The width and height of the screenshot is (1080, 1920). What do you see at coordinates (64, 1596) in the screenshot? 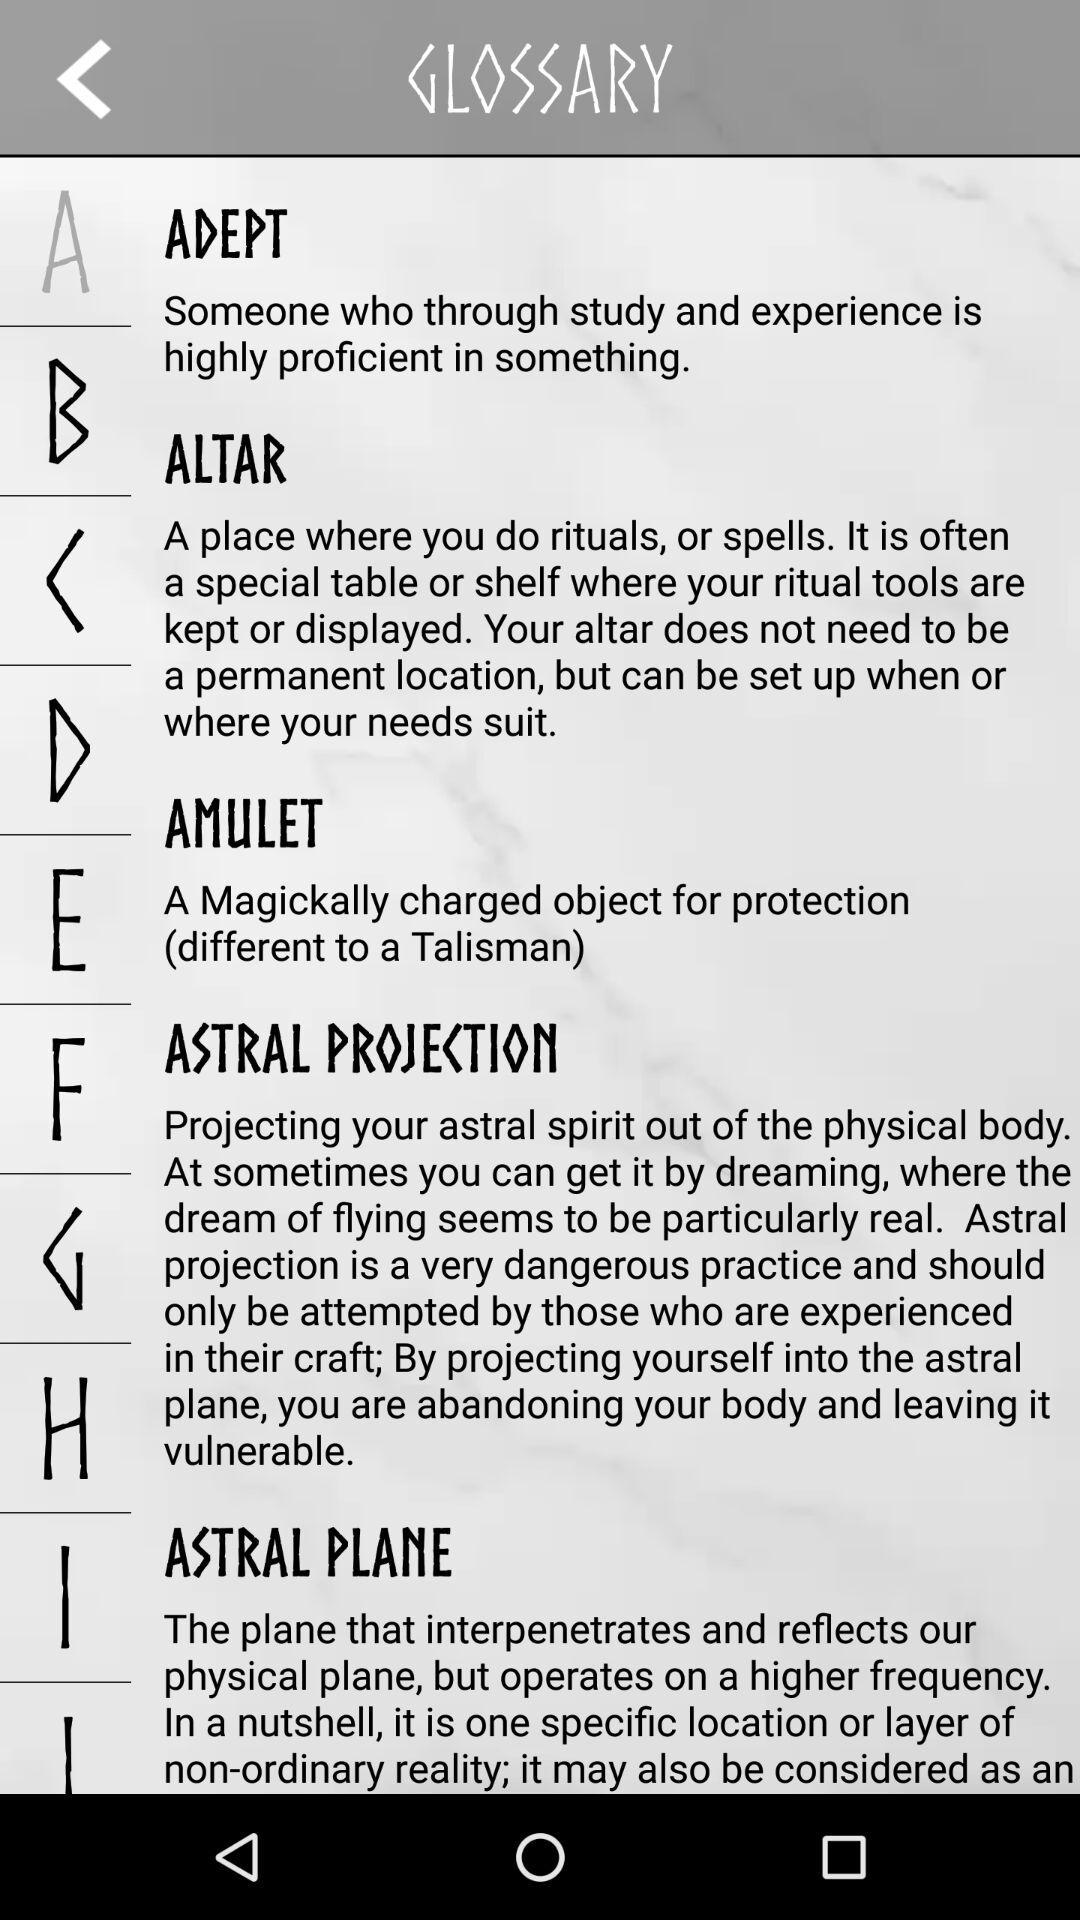
I see `the app above j app` at bounding box center [64, 1596].